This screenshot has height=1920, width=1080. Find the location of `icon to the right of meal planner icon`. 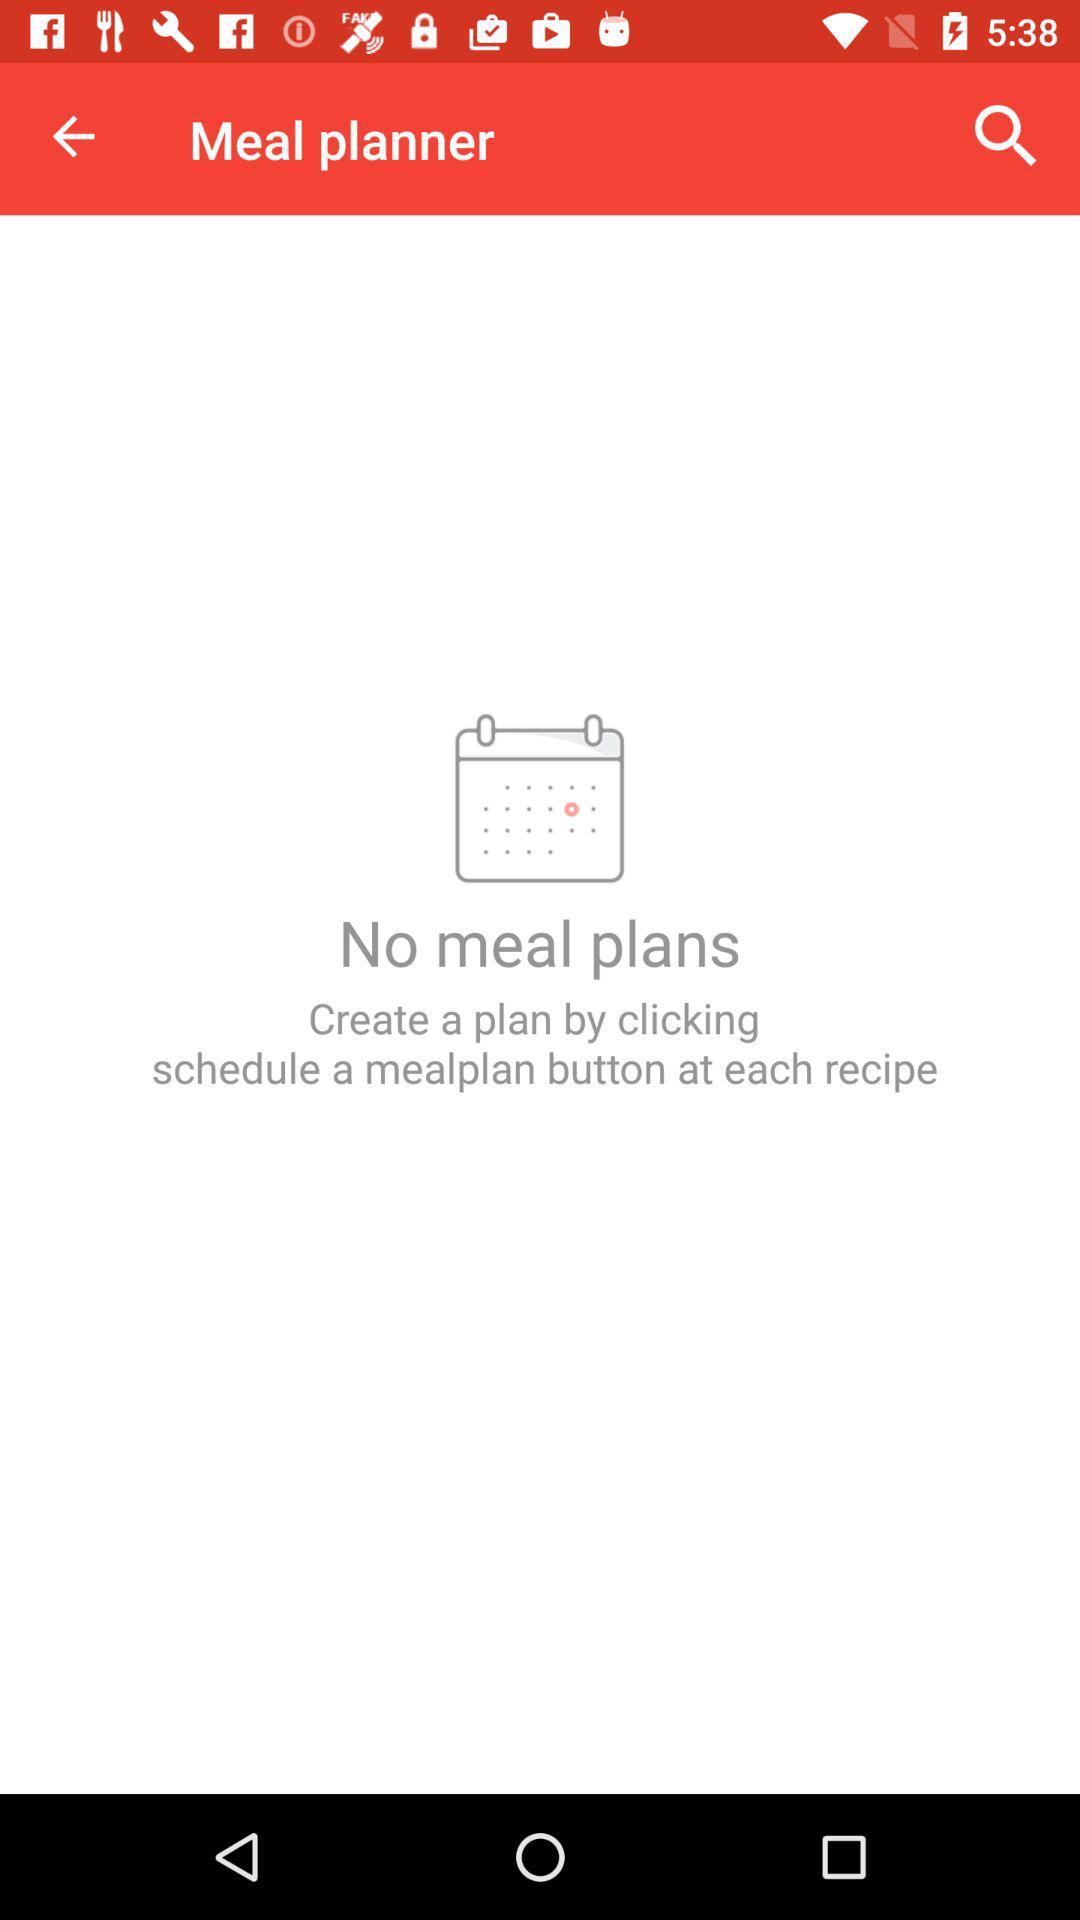

icon to the right of meal planner icon is located at coordinates (1006, 135).